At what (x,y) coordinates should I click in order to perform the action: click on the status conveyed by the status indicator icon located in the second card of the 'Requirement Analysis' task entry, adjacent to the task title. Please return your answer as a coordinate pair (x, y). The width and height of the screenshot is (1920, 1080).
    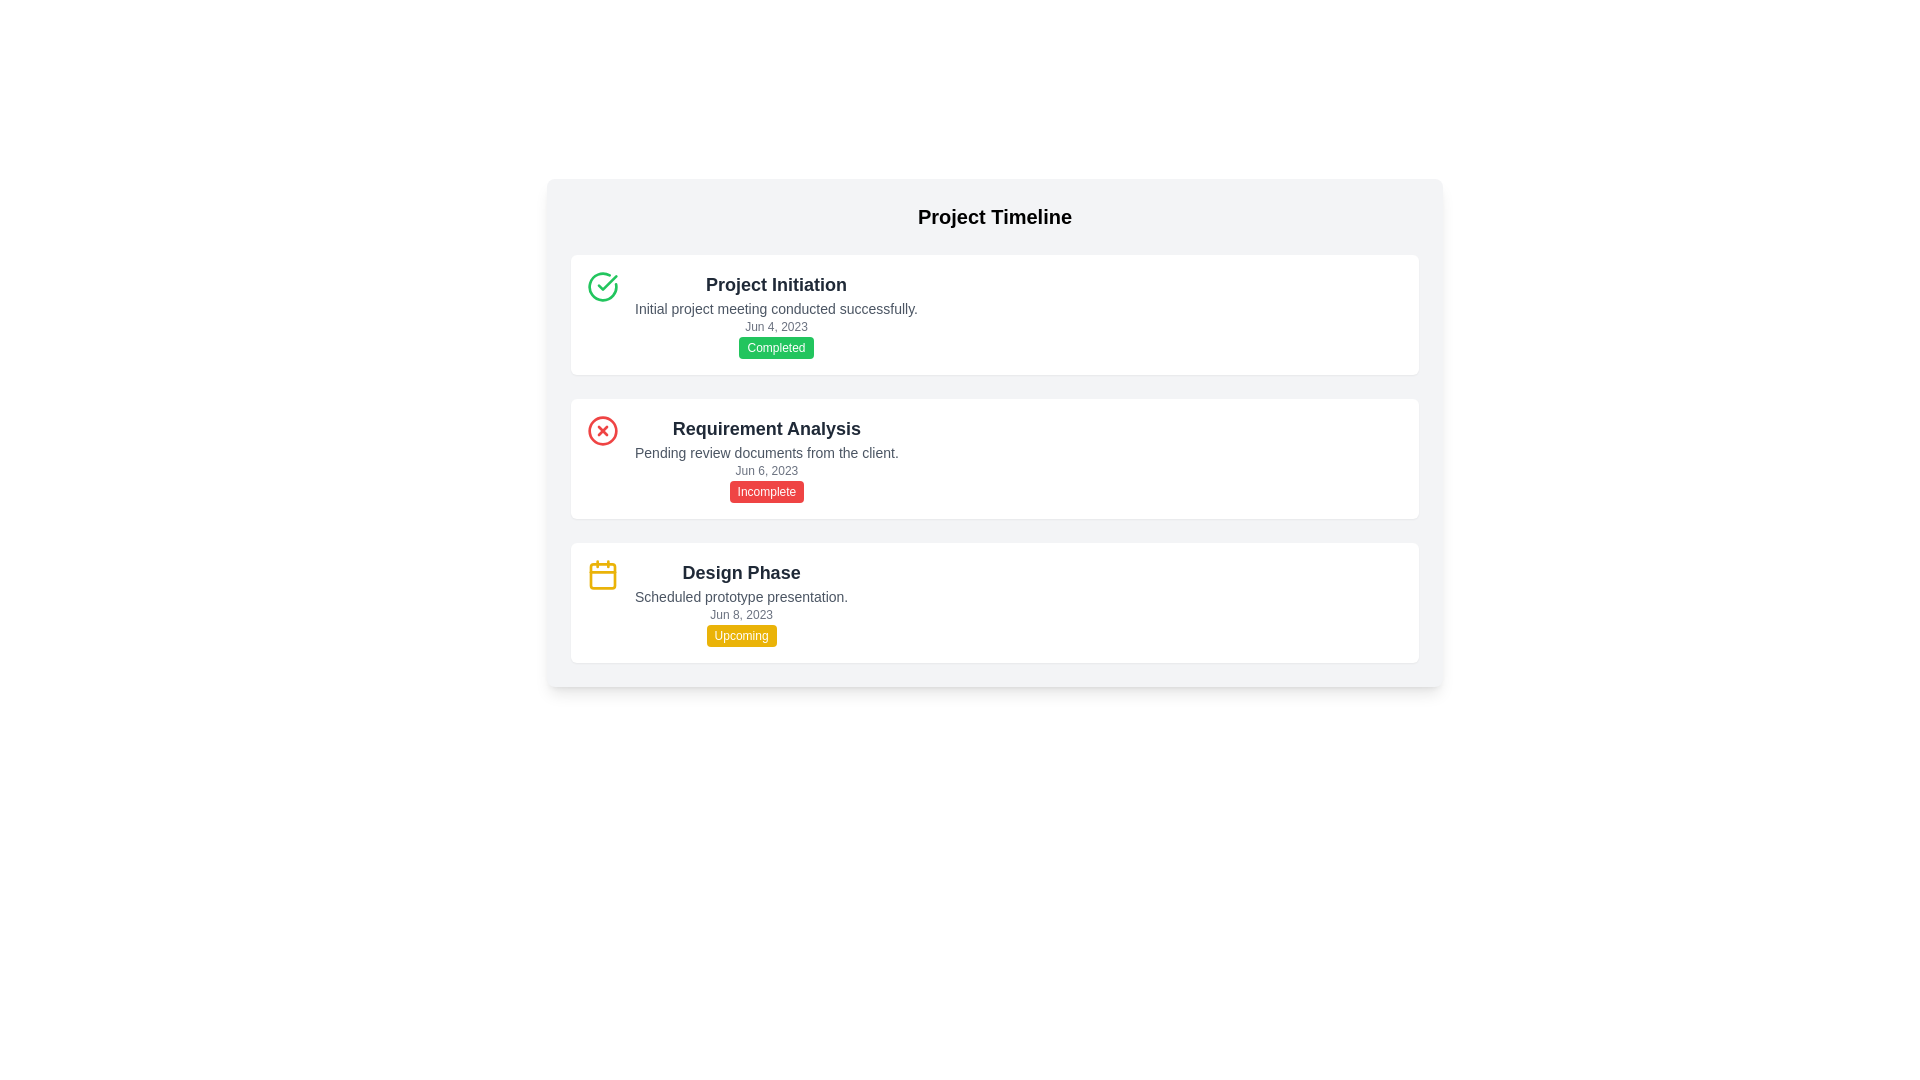
    Looking at the image, I should click on (602, 430).